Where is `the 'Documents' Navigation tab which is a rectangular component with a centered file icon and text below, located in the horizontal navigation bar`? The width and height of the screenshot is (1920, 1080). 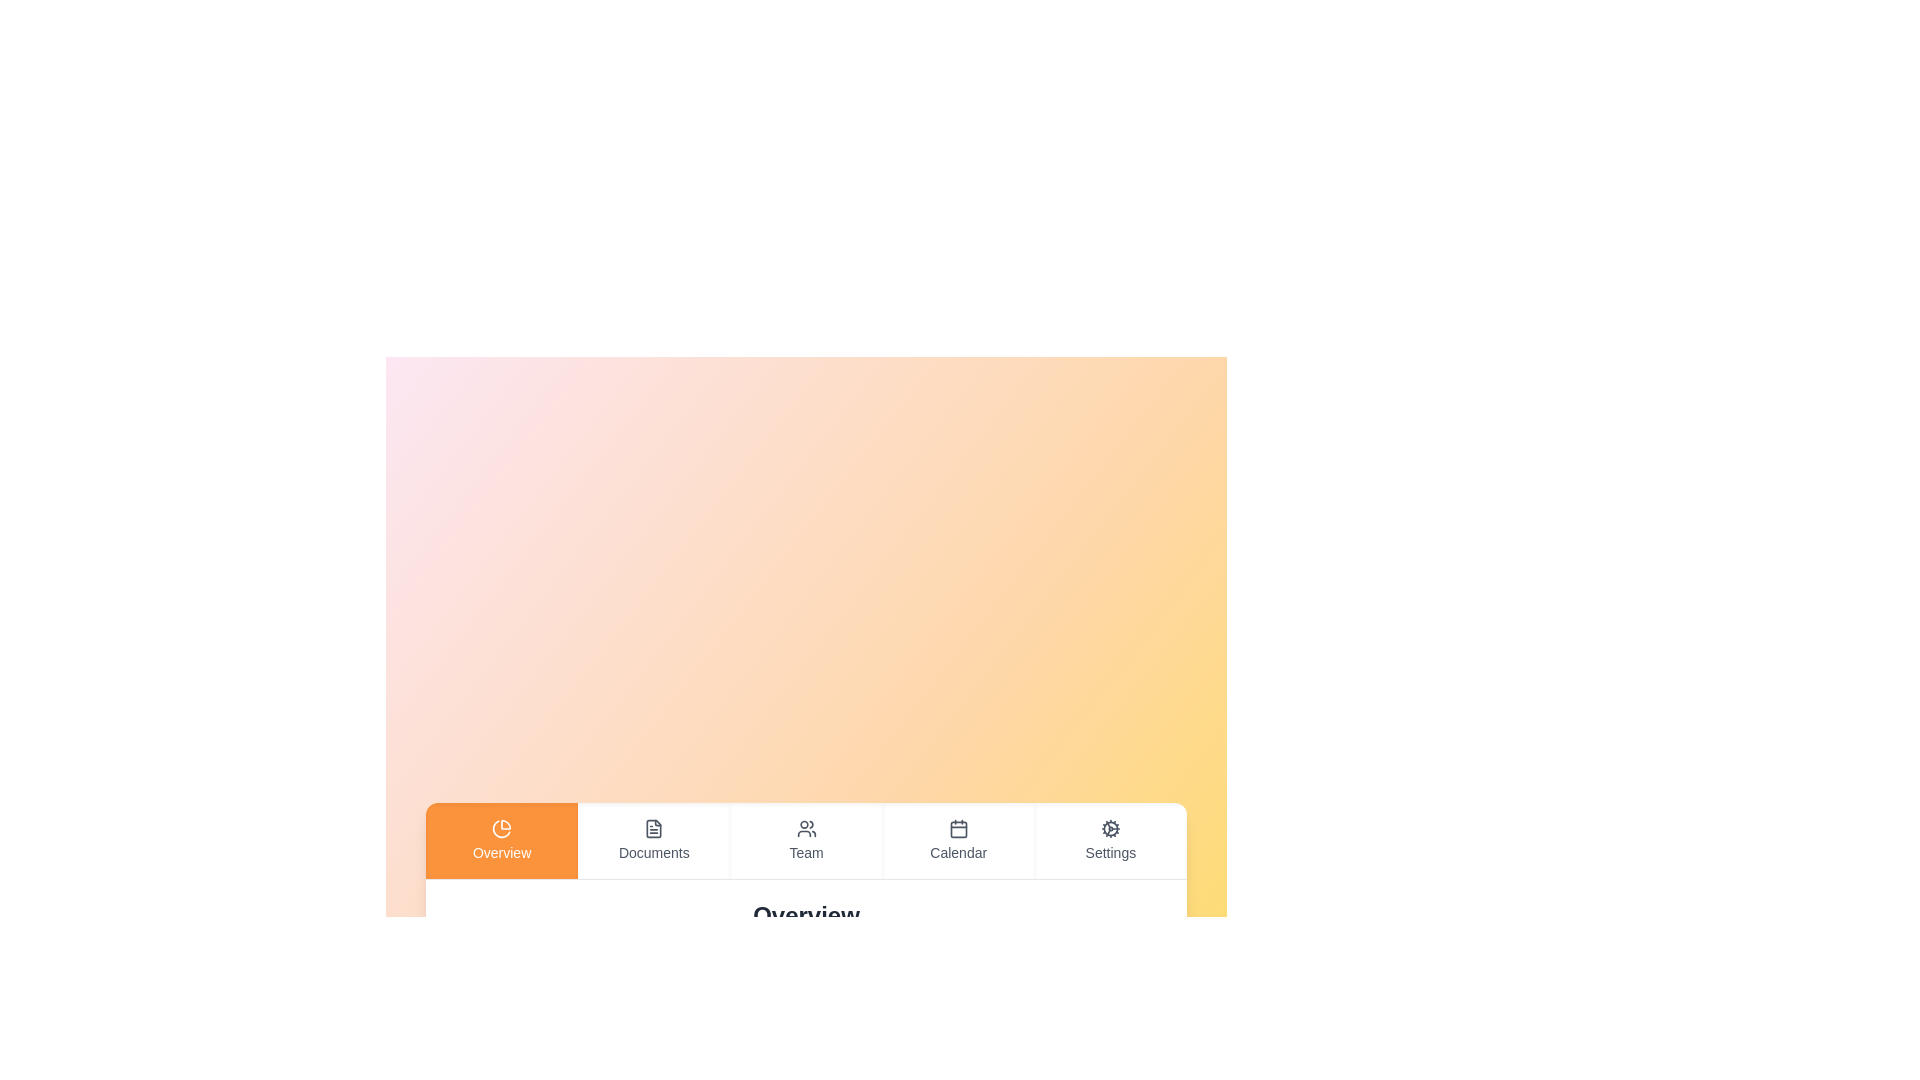 the 'Documents' Navigation tab which is a rectangular component with a centered file icon and text below, located in the horizontal navigation bar is located at coordinates (653, 840).